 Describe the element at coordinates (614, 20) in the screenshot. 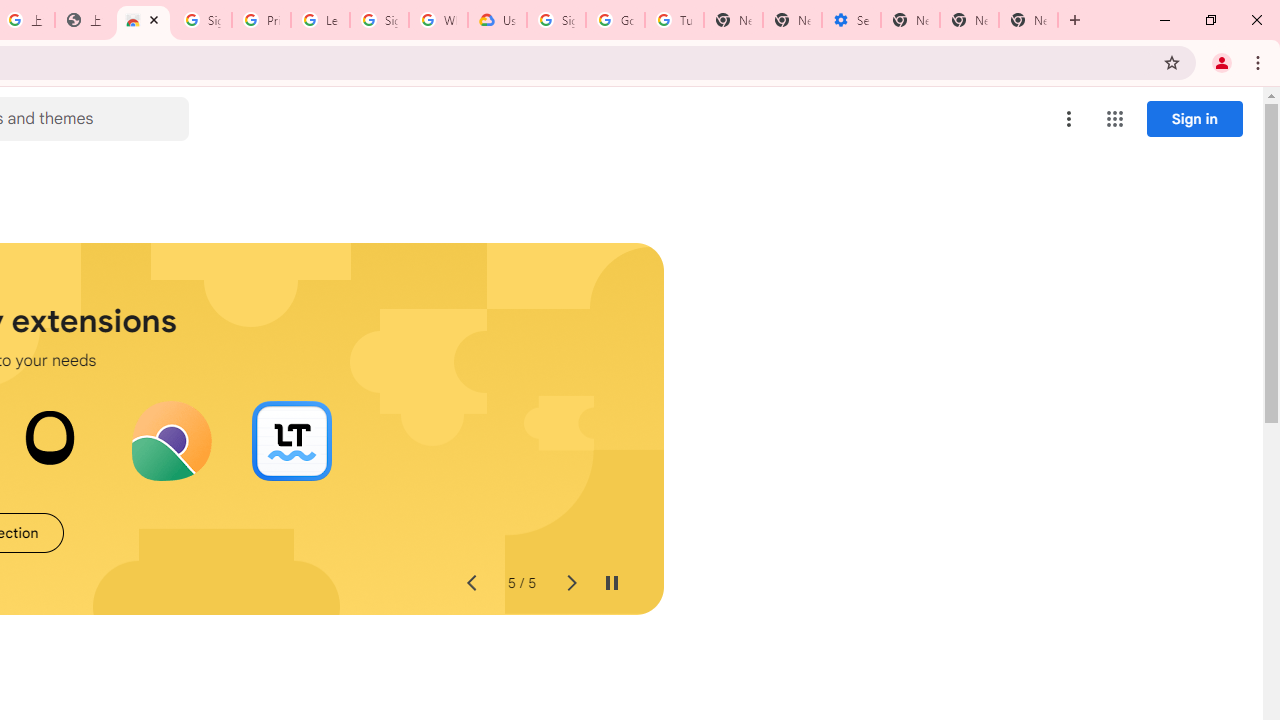

I see `'Google Account Help'` at that location.